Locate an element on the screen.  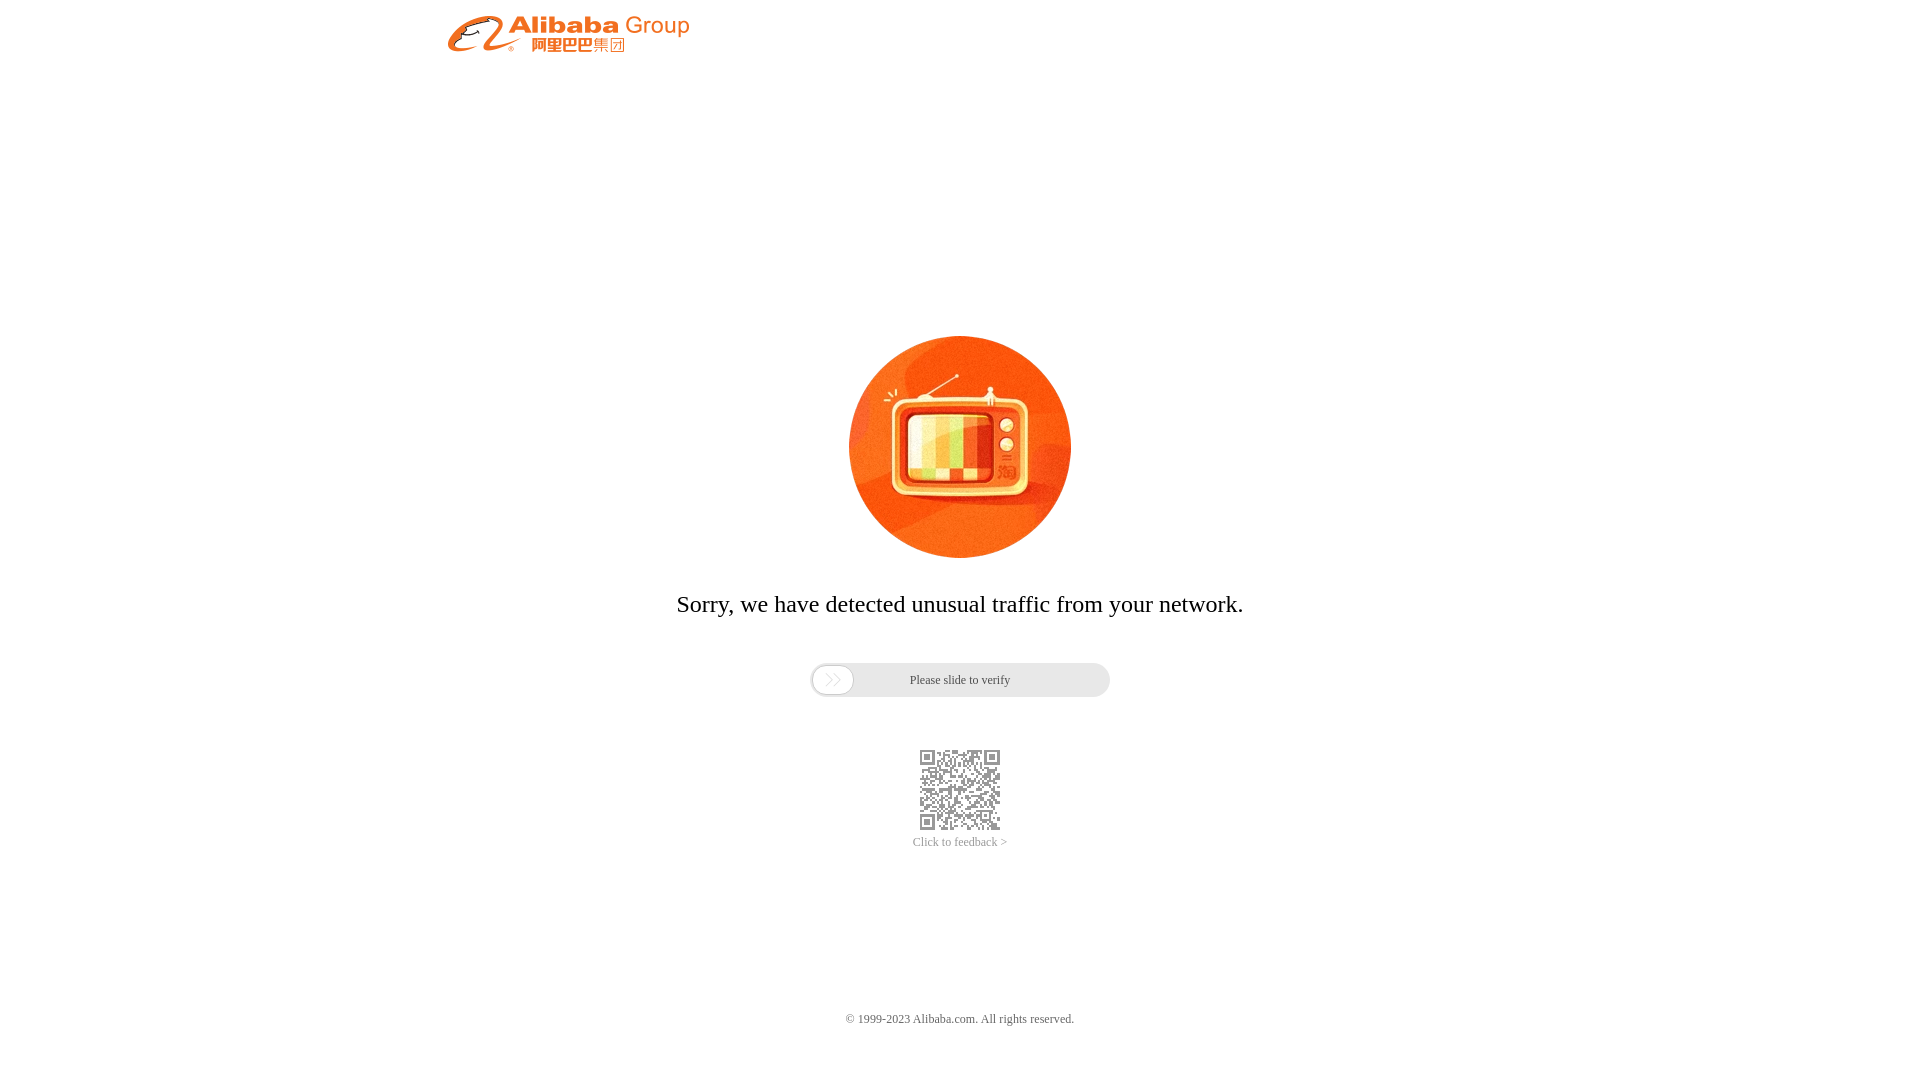
'Click to feedback >' is located at coordinates (911, 842).